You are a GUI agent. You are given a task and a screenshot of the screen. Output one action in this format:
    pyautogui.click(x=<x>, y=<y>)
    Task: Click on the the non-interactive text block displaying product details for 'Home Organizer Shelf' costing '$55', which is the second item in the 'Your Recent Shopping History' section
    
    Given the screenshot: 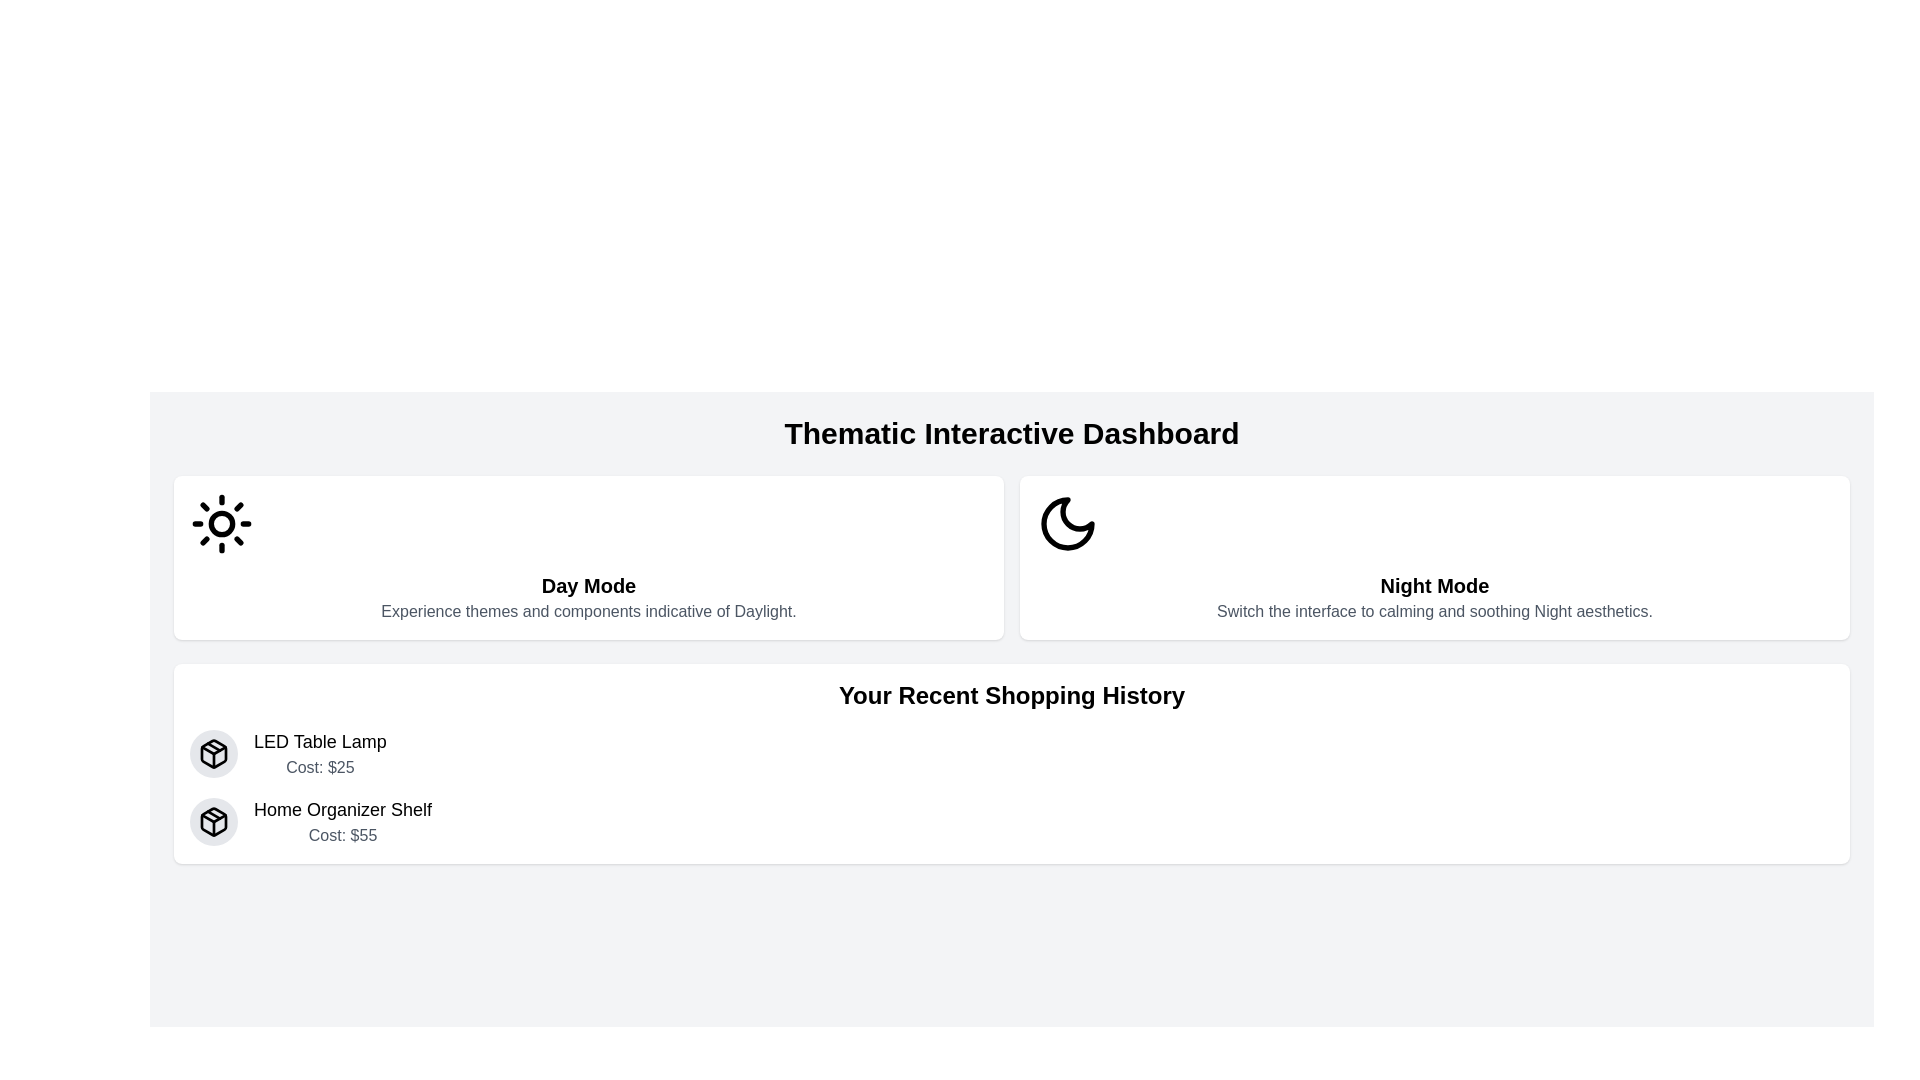 What is the action you would take?
    pyautogui.click(x=343, y=821)
    